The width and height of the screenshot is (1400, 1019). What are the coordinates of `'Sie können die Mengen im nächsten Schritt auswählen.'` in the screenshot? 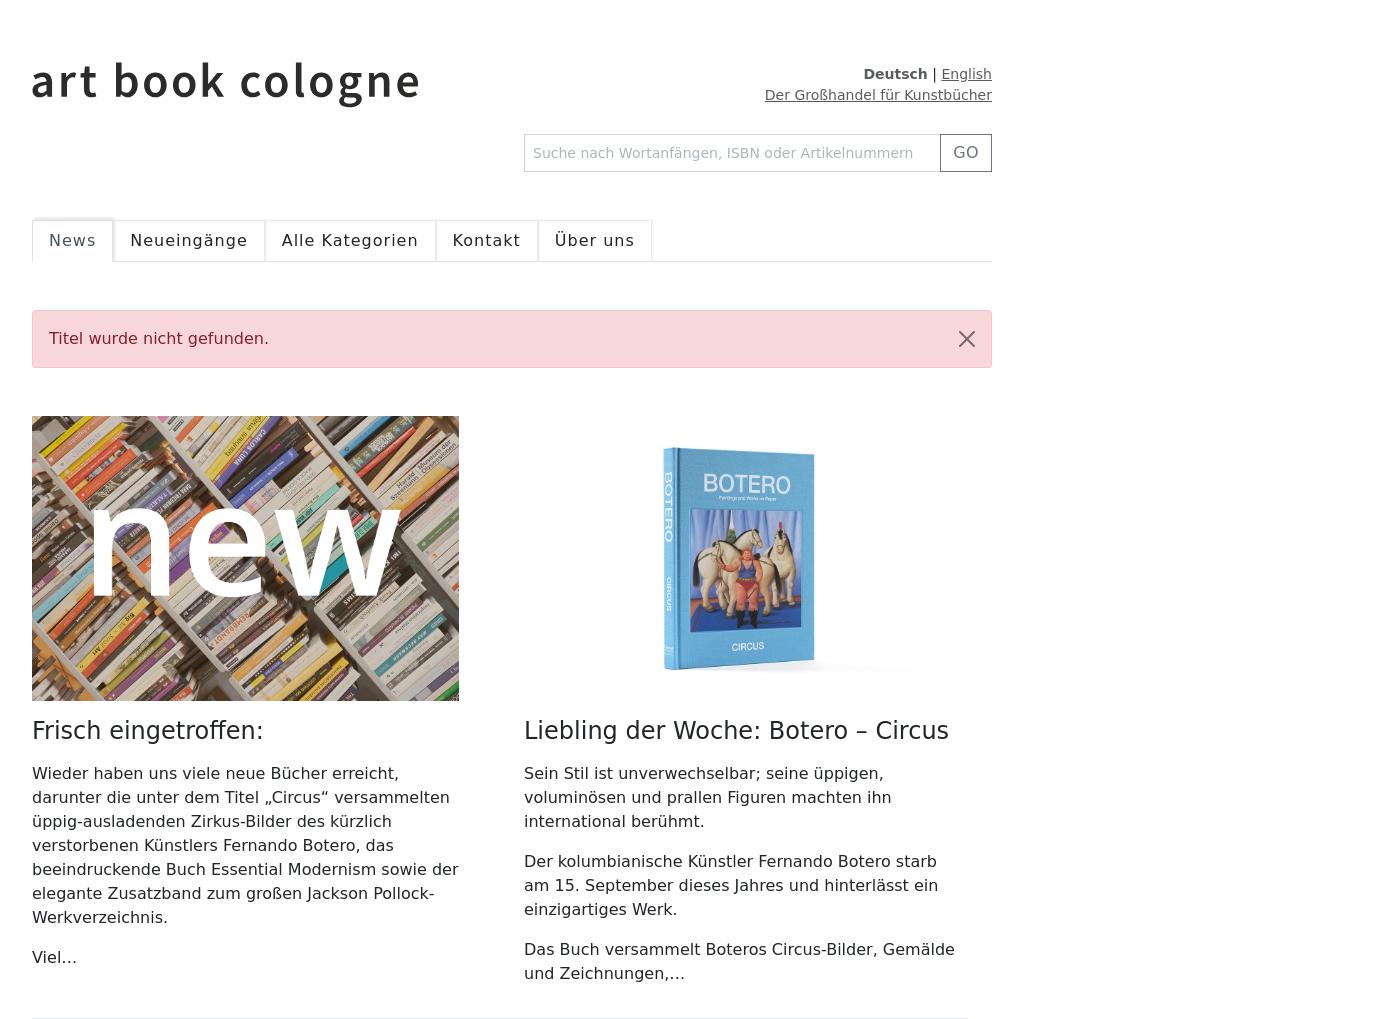 It's located at (1216, 671).